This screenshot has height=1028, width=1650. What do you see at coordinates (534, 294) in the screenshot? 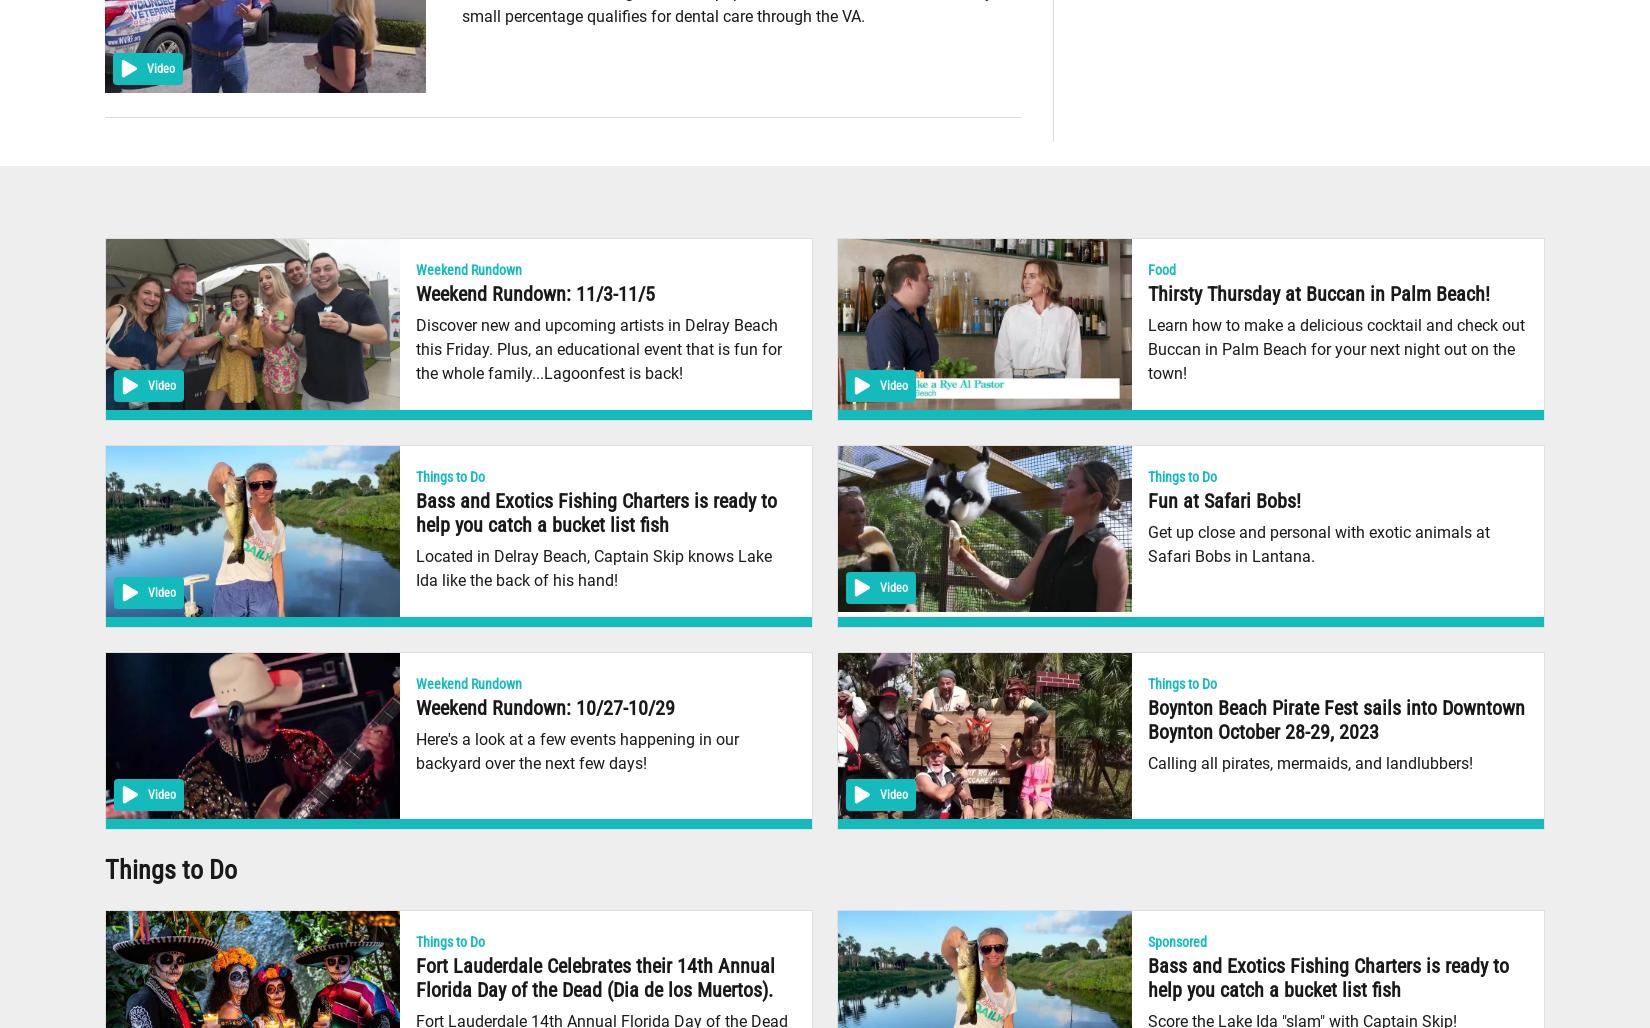
I see `'Weekend Rundown: 11/3-11/5'` at bounding box center [534, 294].